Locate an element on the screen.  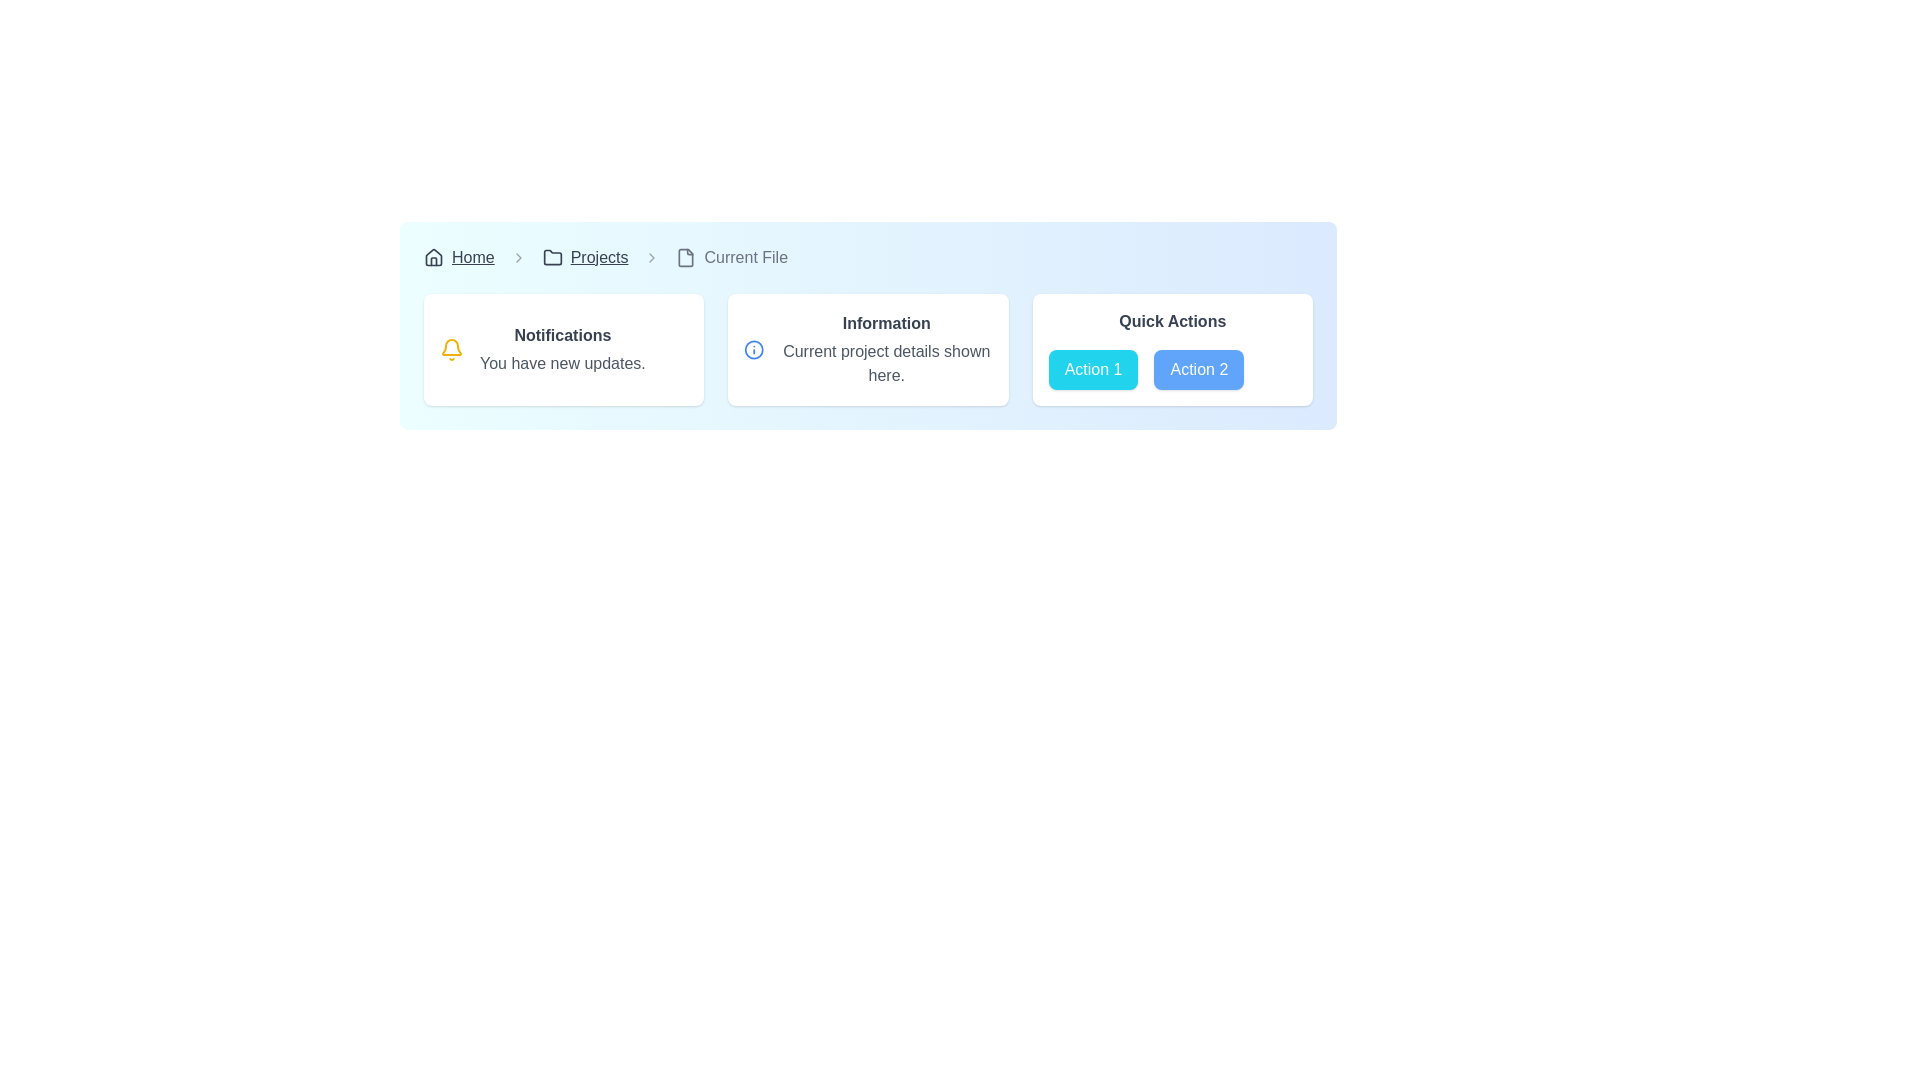
the rectangular button labeled 'Action 2' with a blue background to change its background color is located at coordinates (1199, 370).